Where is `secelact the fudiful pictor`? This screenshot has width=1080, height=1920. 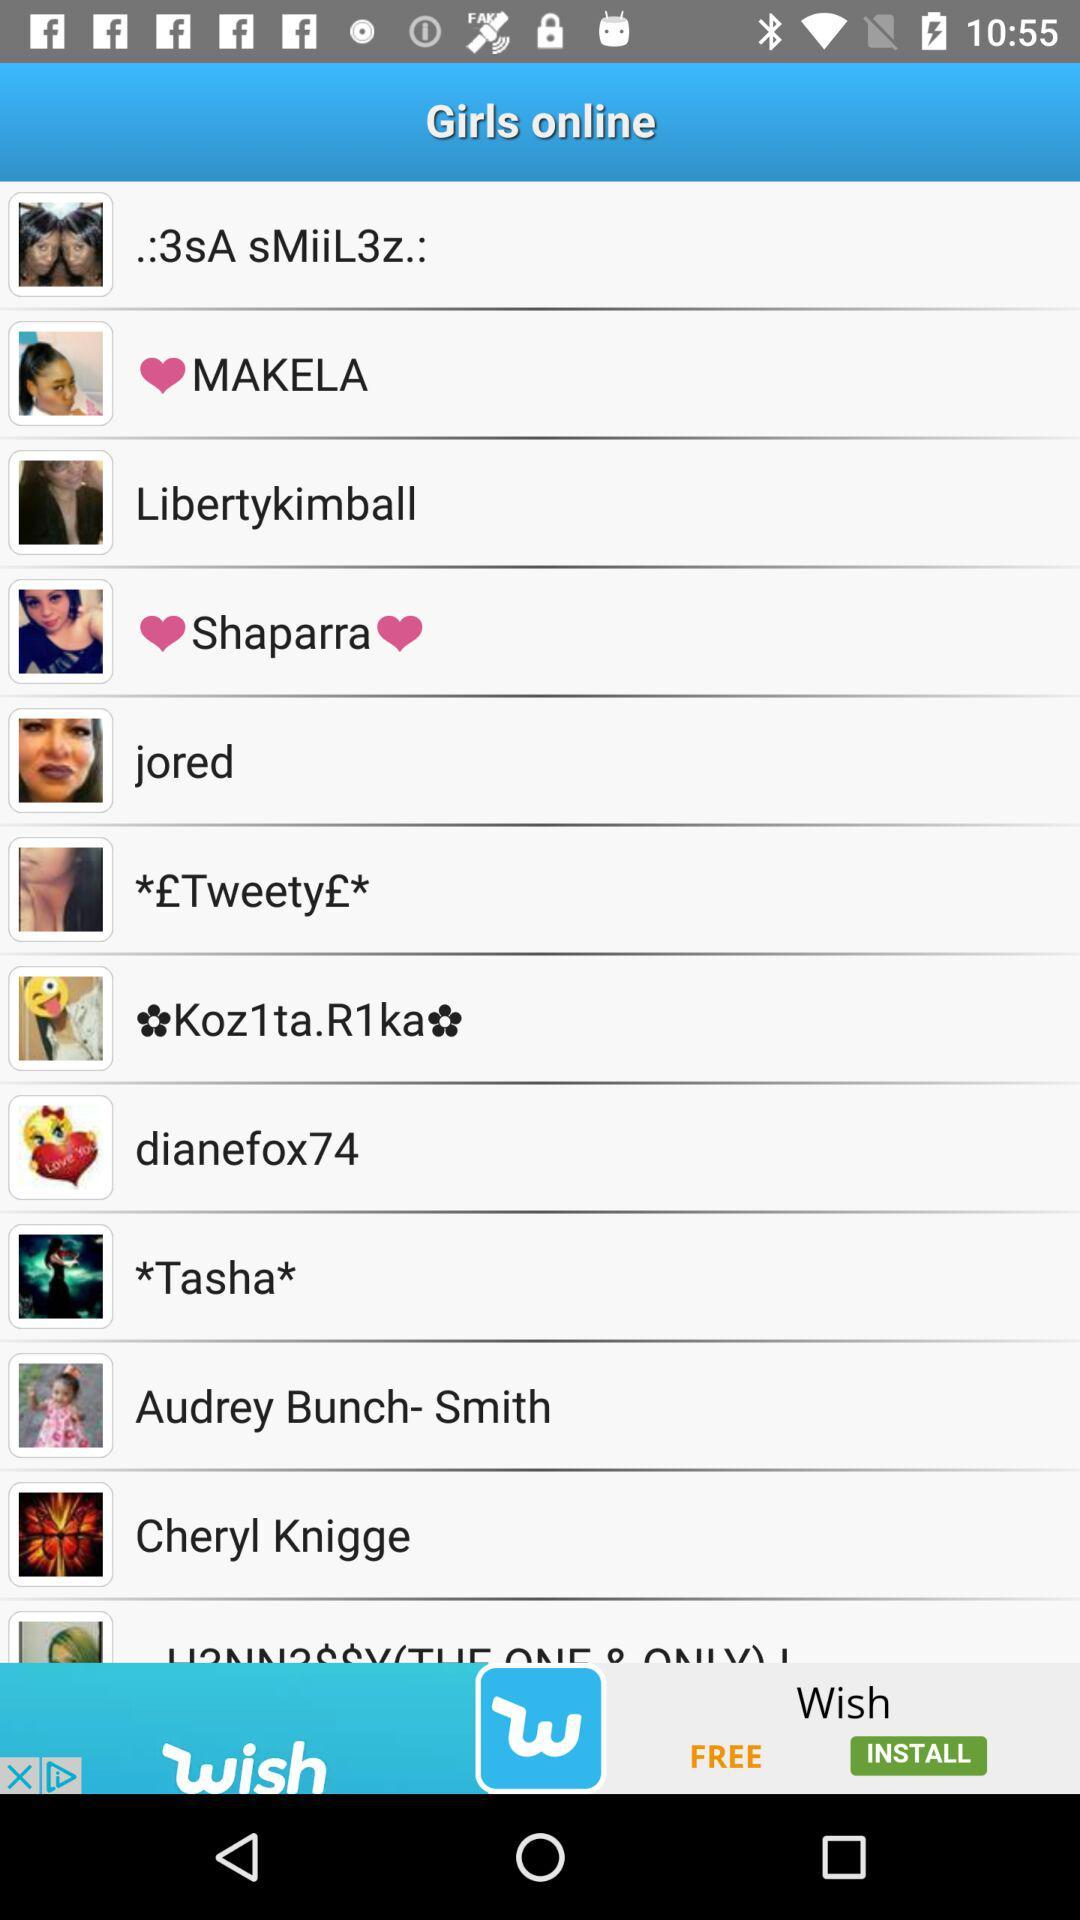
secelact the fudiful pictor is located at coordinates (59, 373).